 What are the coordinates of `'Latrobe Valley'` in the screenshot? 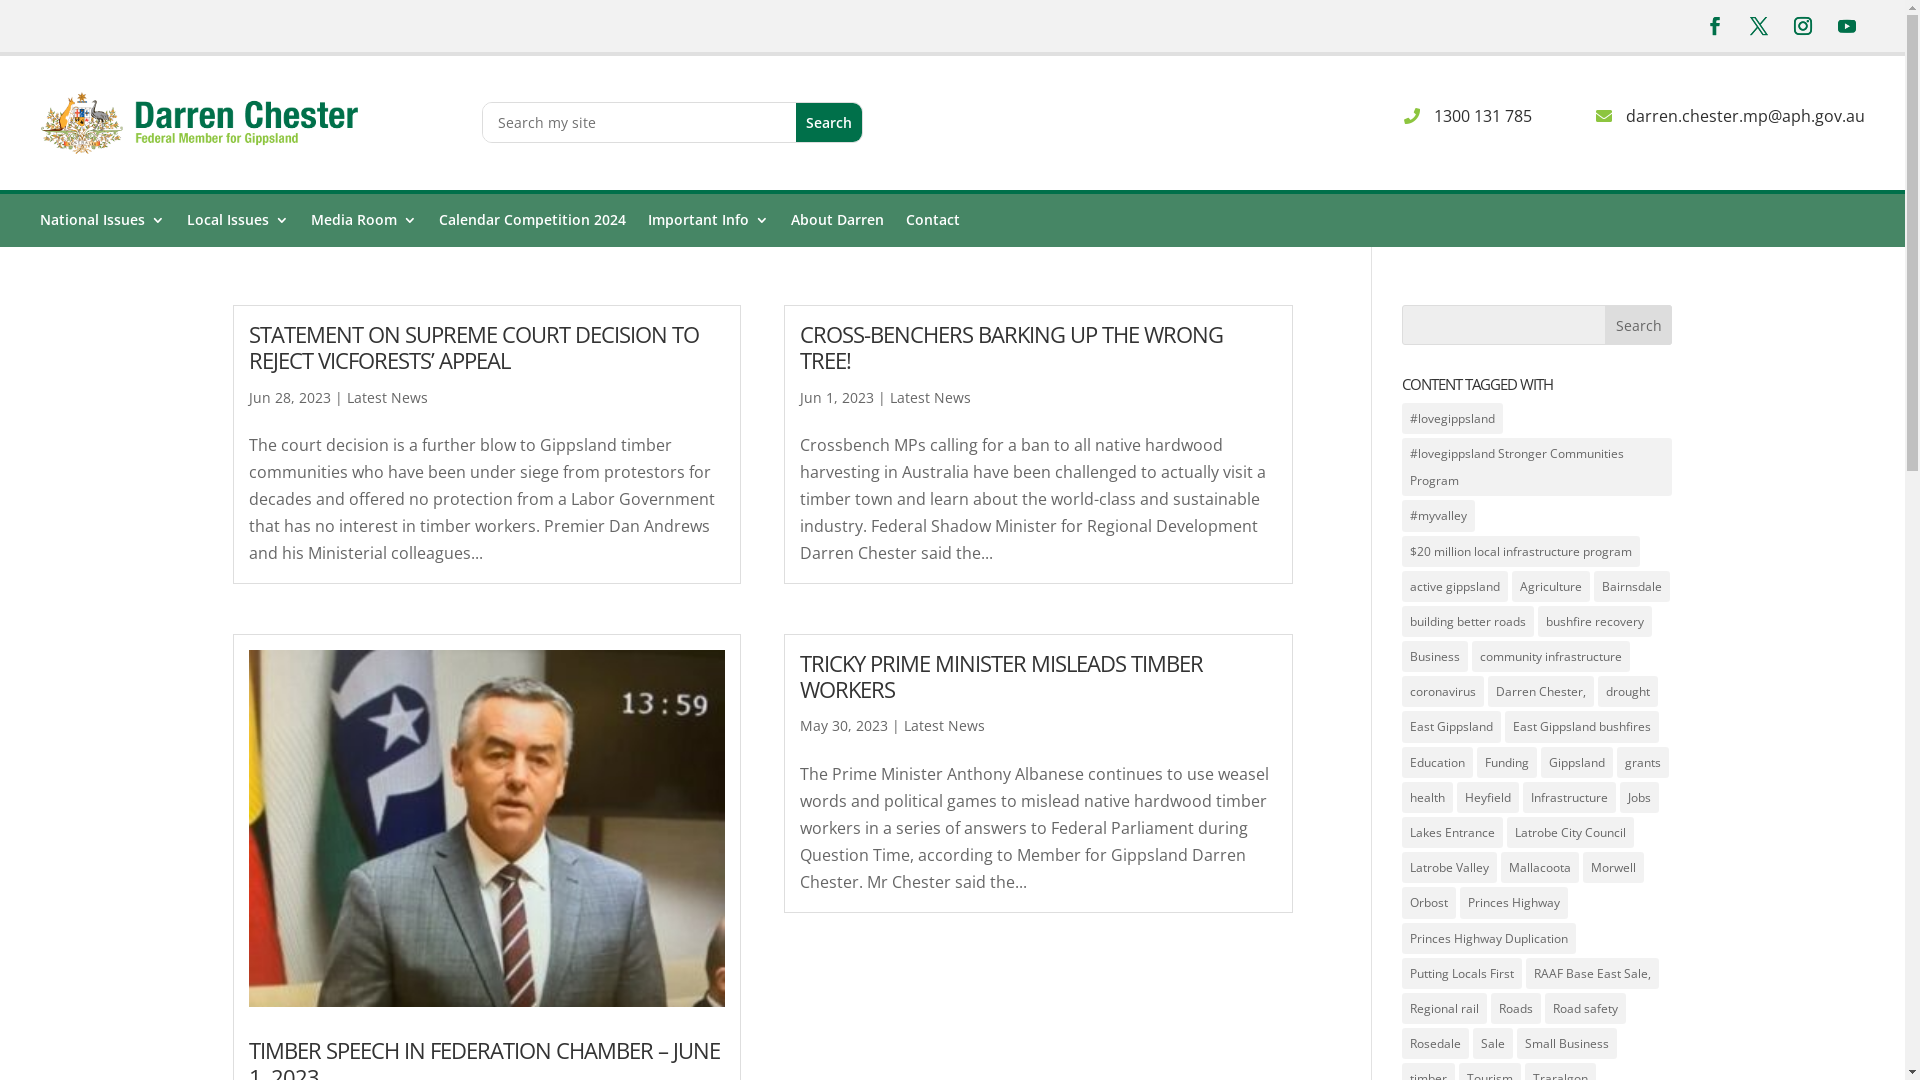 It's located at (1449, 866).